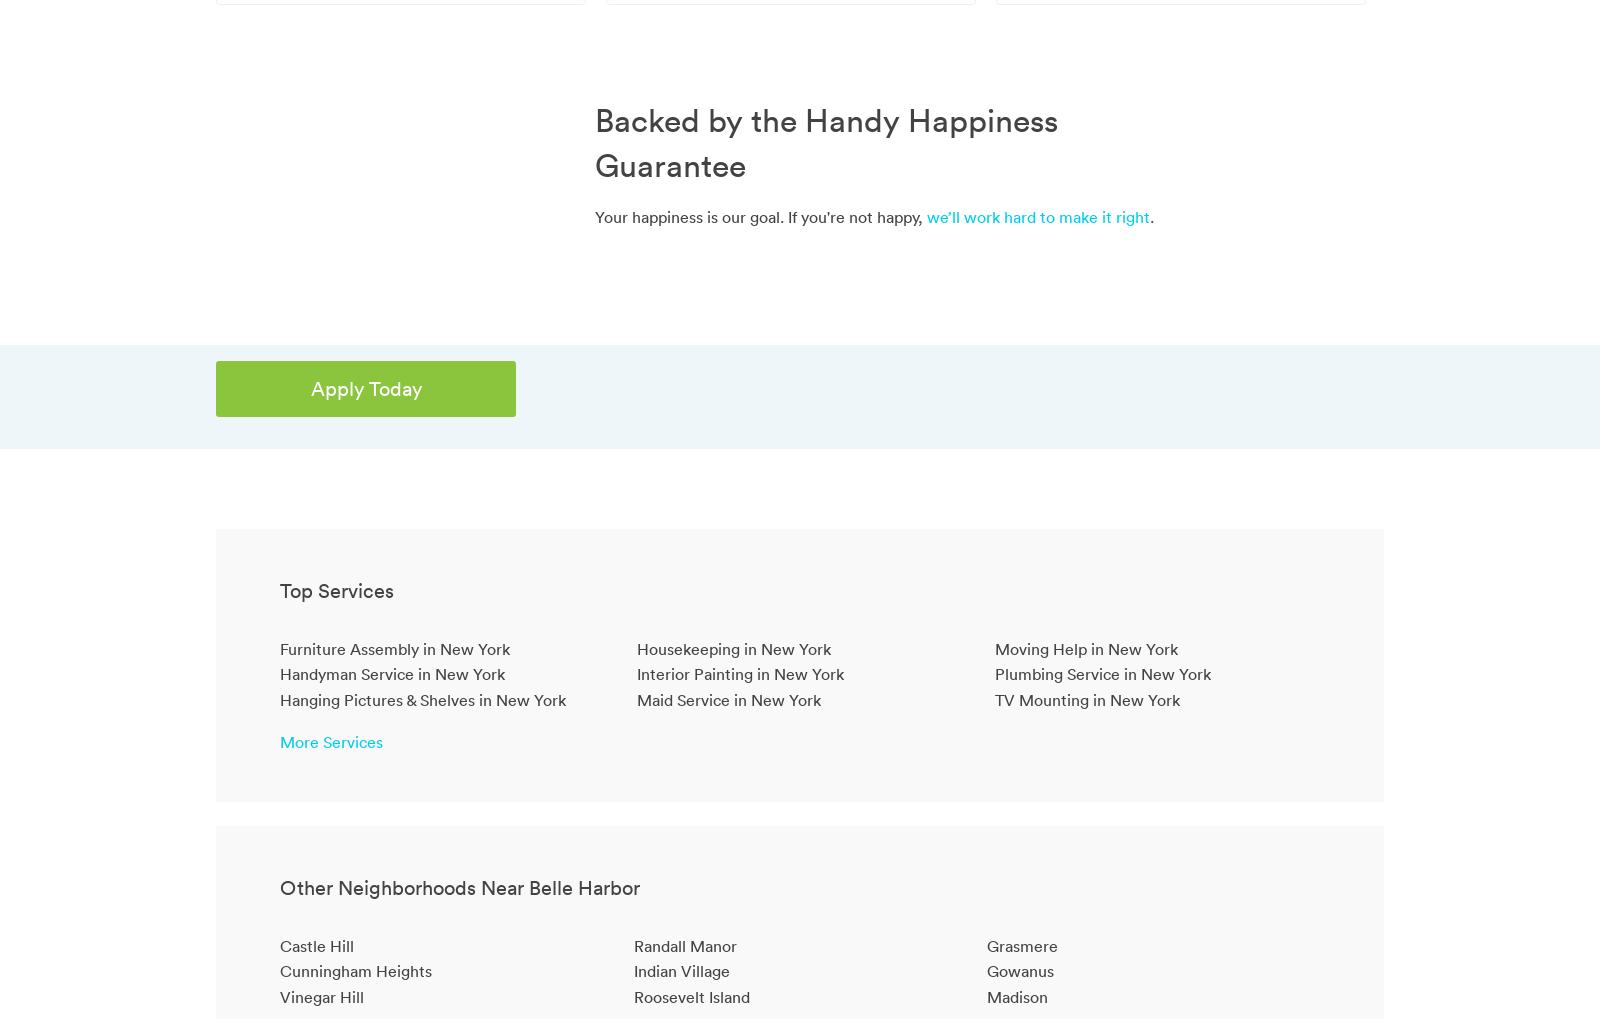 The height and width of the screenshot is (1019, 1600). I want to click on 'Plumbing Service in New York', so click(1101, 672).